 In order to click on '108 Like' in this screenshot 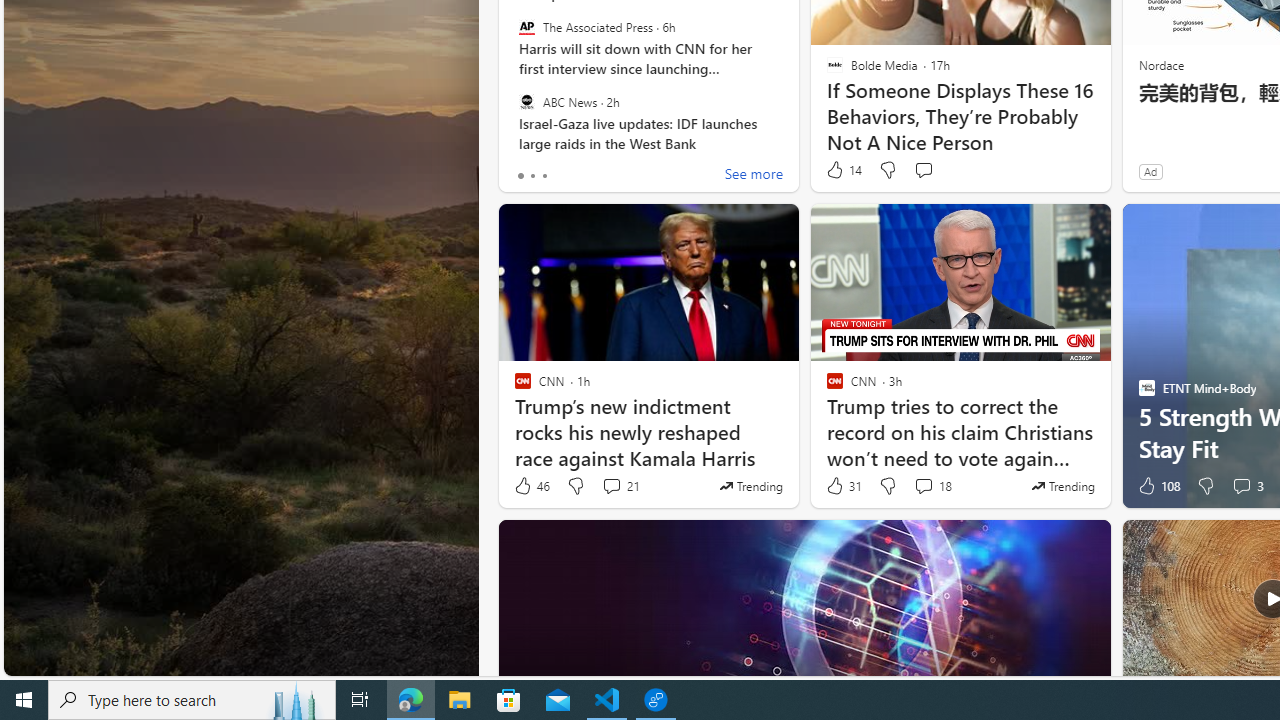, I will do `click(1157, 486)`.